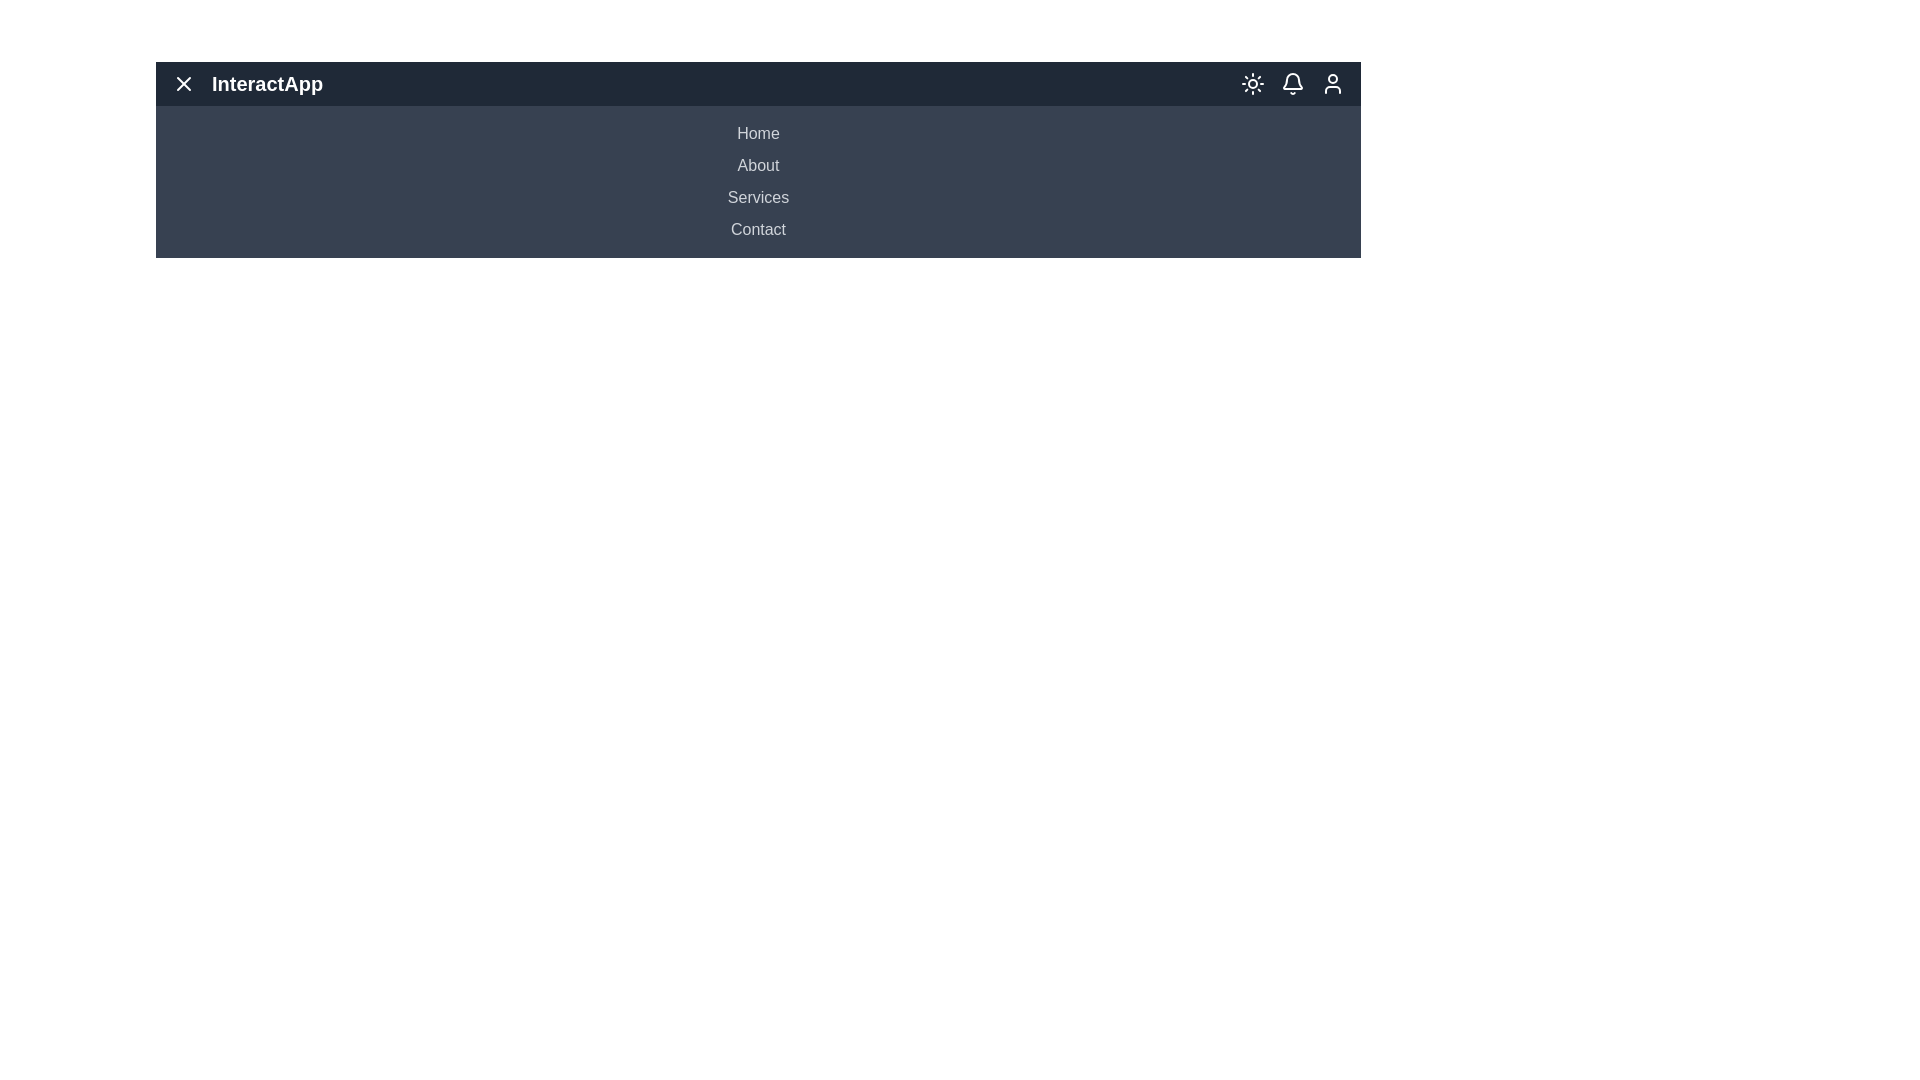 The height and width of the screenshot is (1080, 1920). I want to click on the notification bell icon to view notifications, so click(1292, 83).